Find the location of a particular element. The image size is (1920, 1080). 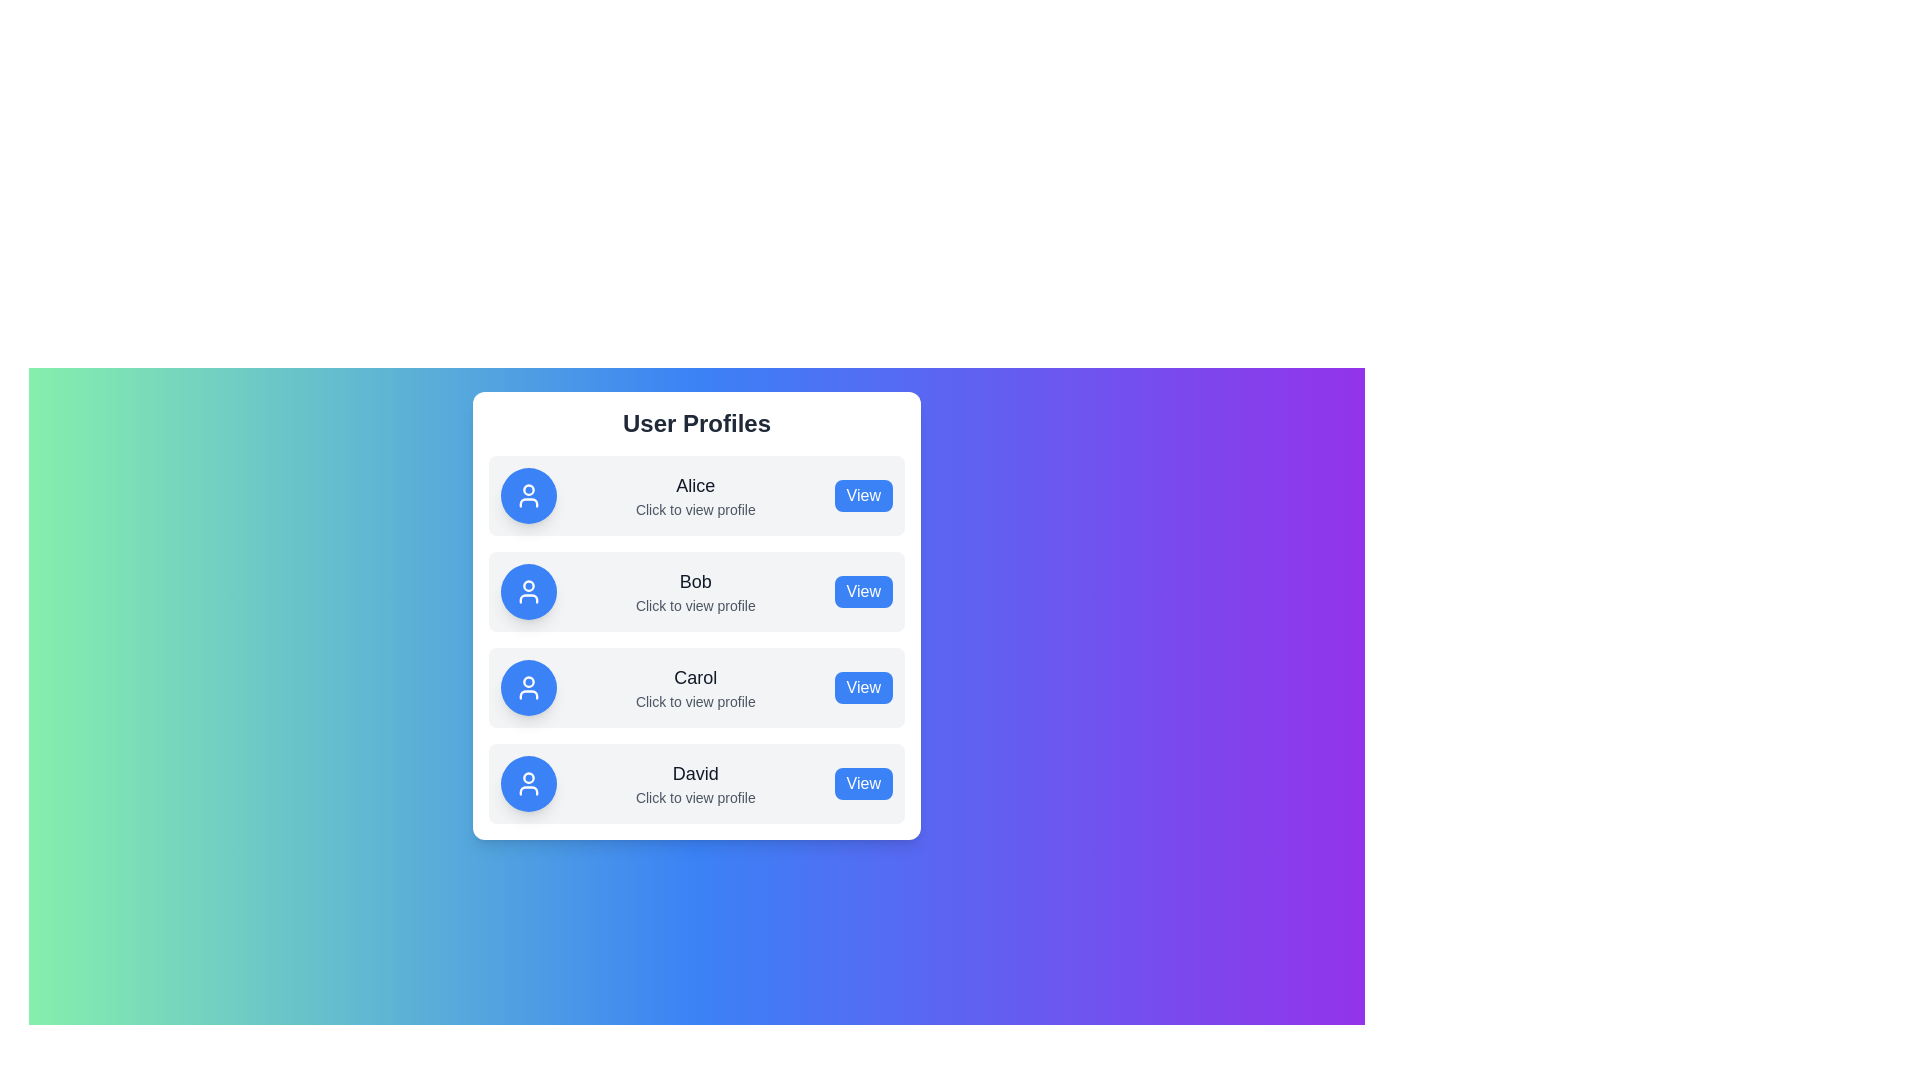

the bold name 'David' in the last profile entry of the user profile list, which is displayed in a large dark gray font and is positioned above the smaller text 'Click is located at coordinates (695, 773).